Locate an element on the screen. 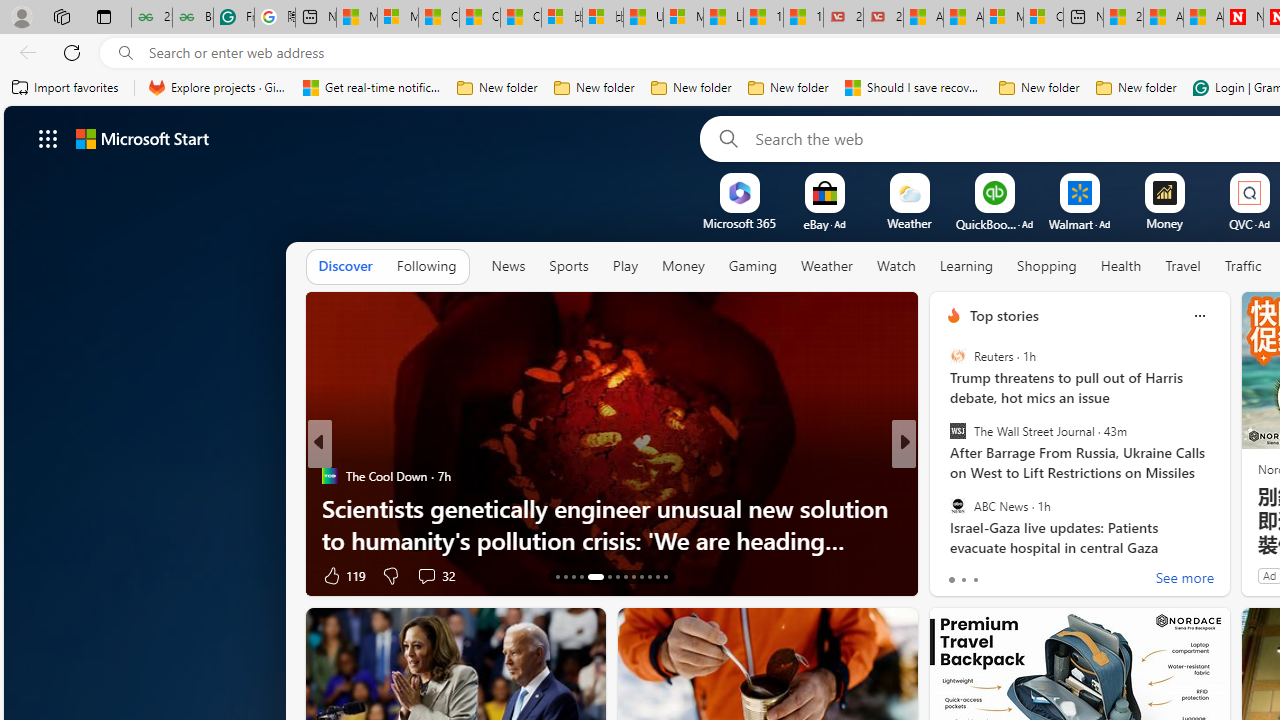 The height and width of the screenshot is (720, 1280). 'Import favorites' is located at coordinates (65, 87).